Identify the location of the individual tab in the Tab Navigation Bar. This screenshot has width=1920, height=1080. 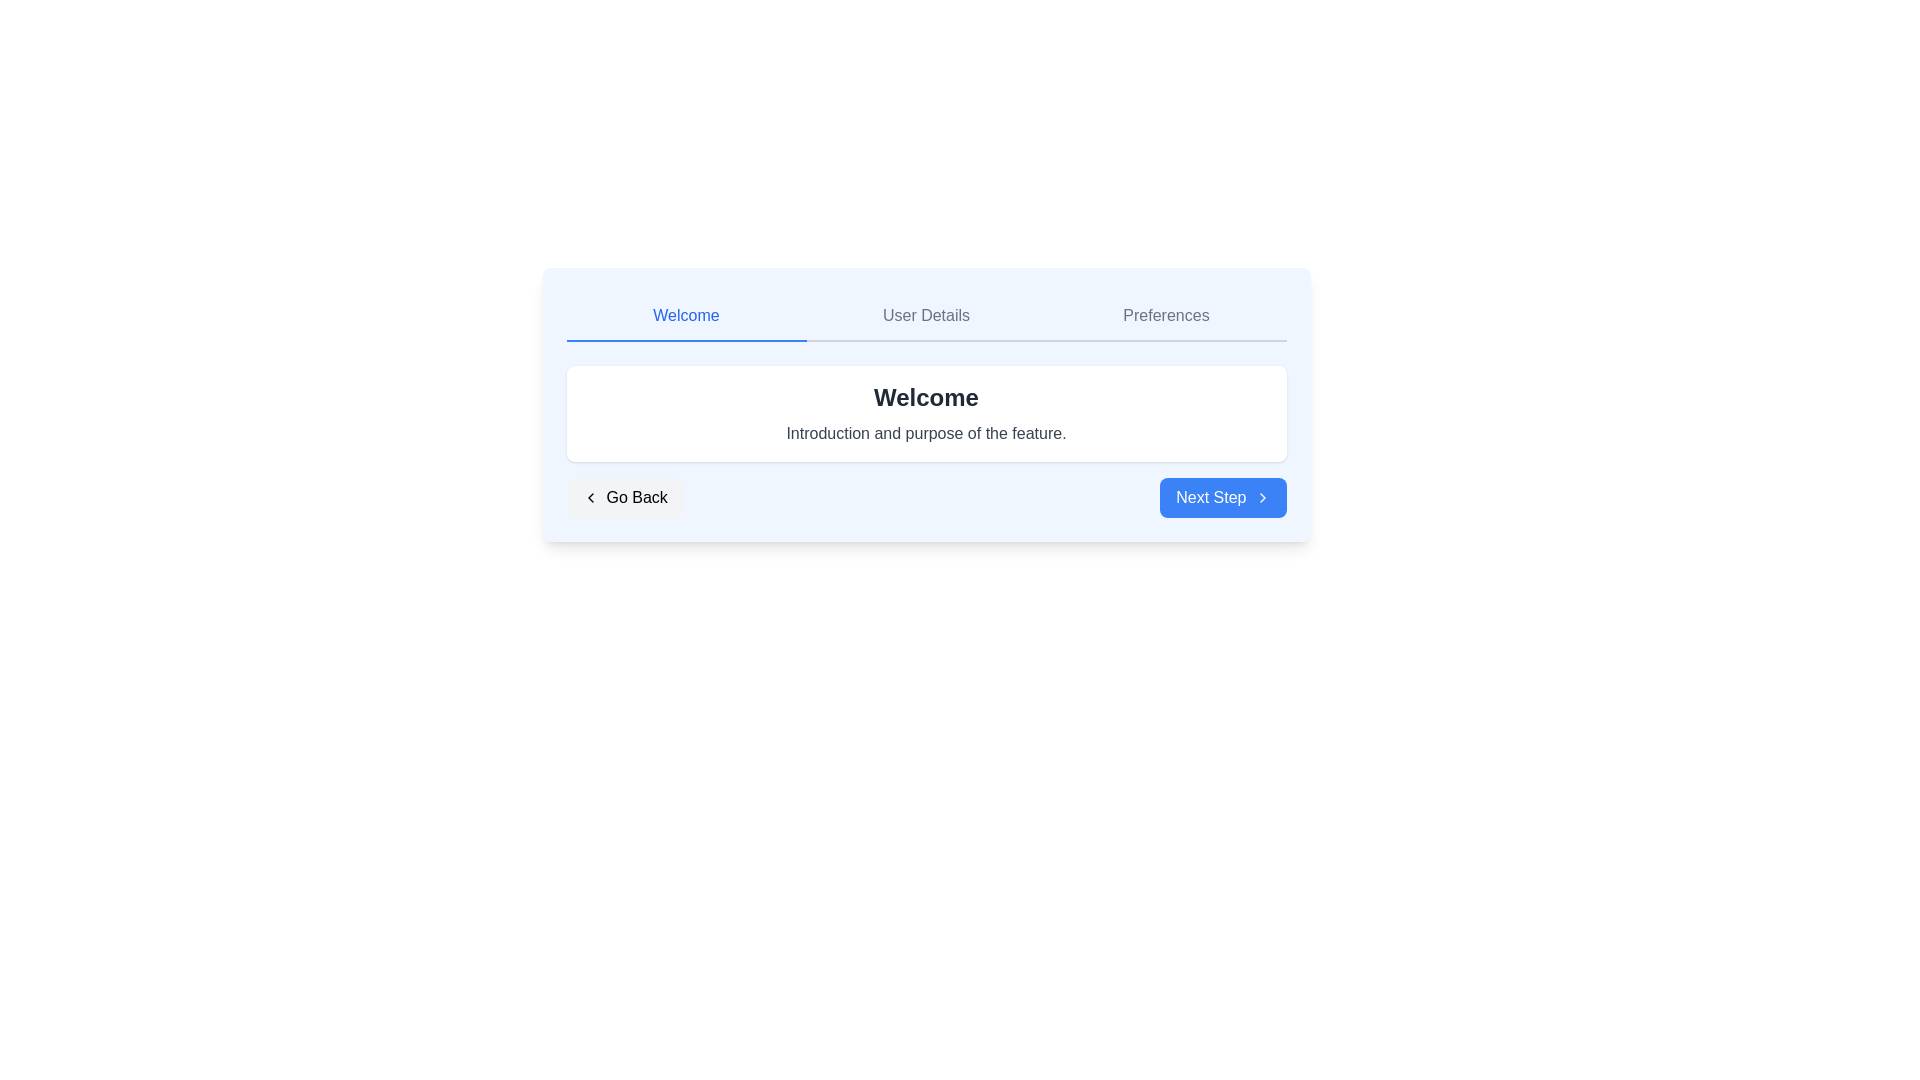
(925, 315).